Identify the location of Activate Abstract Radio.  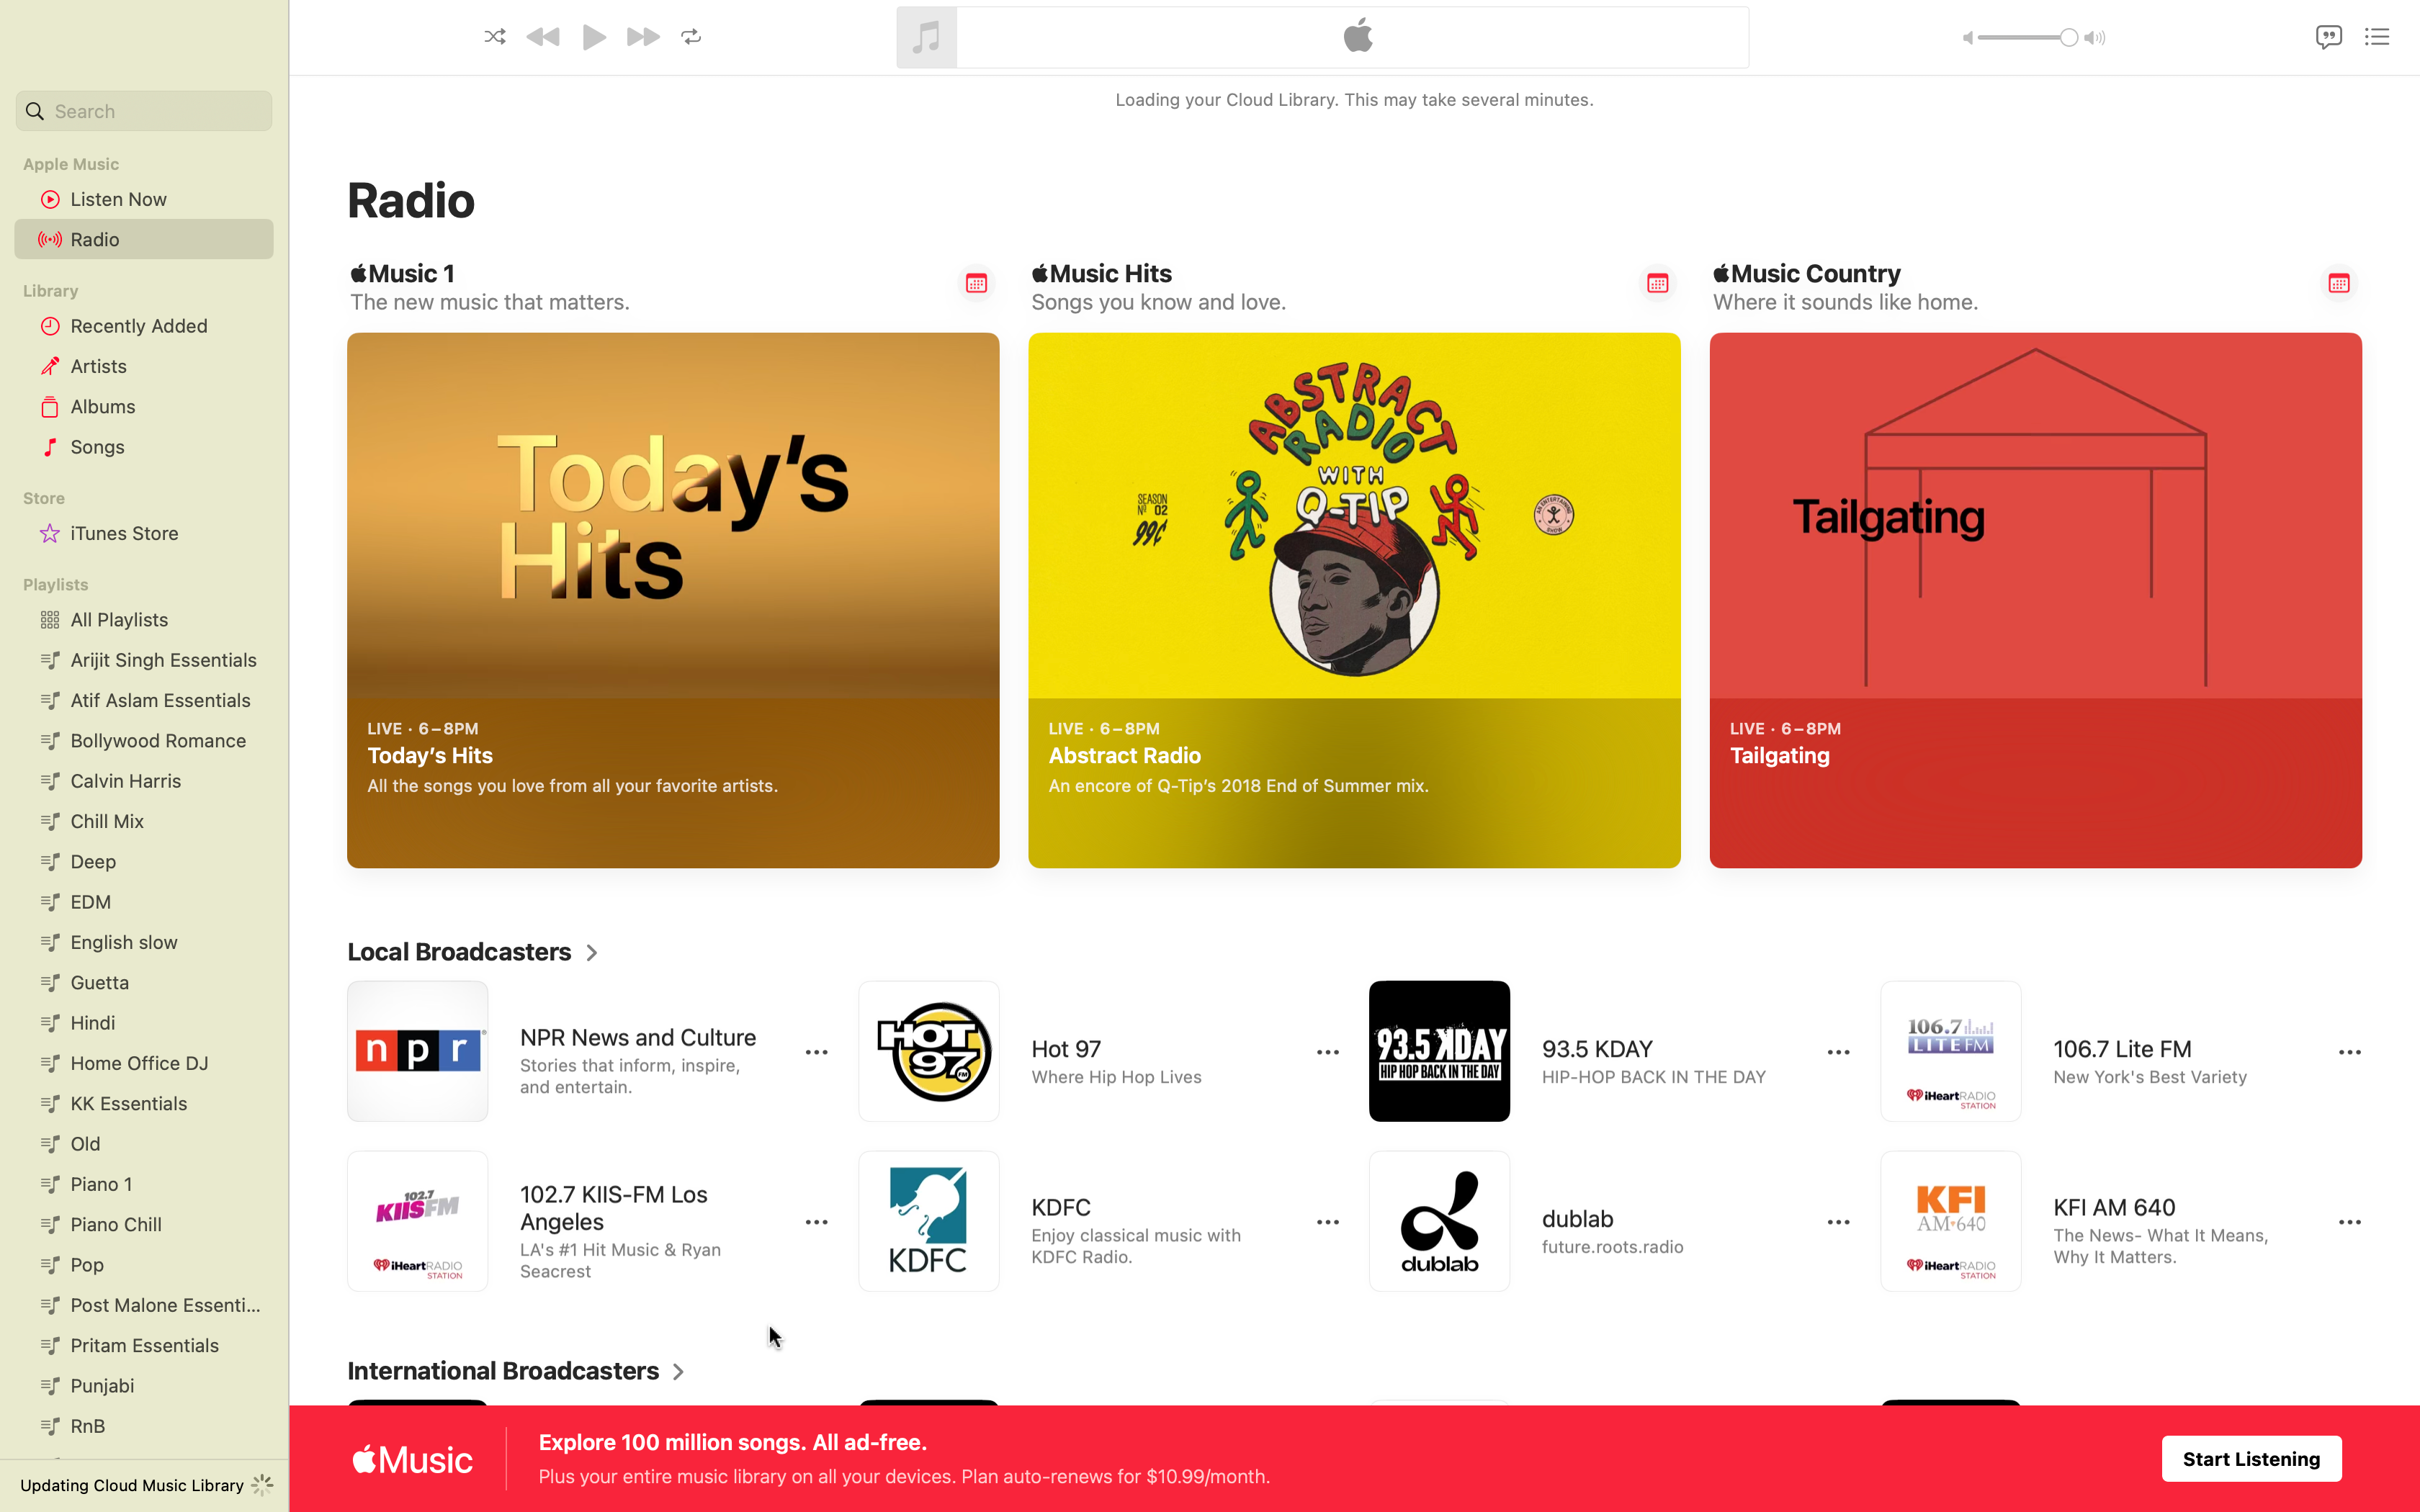
(1637, 826).